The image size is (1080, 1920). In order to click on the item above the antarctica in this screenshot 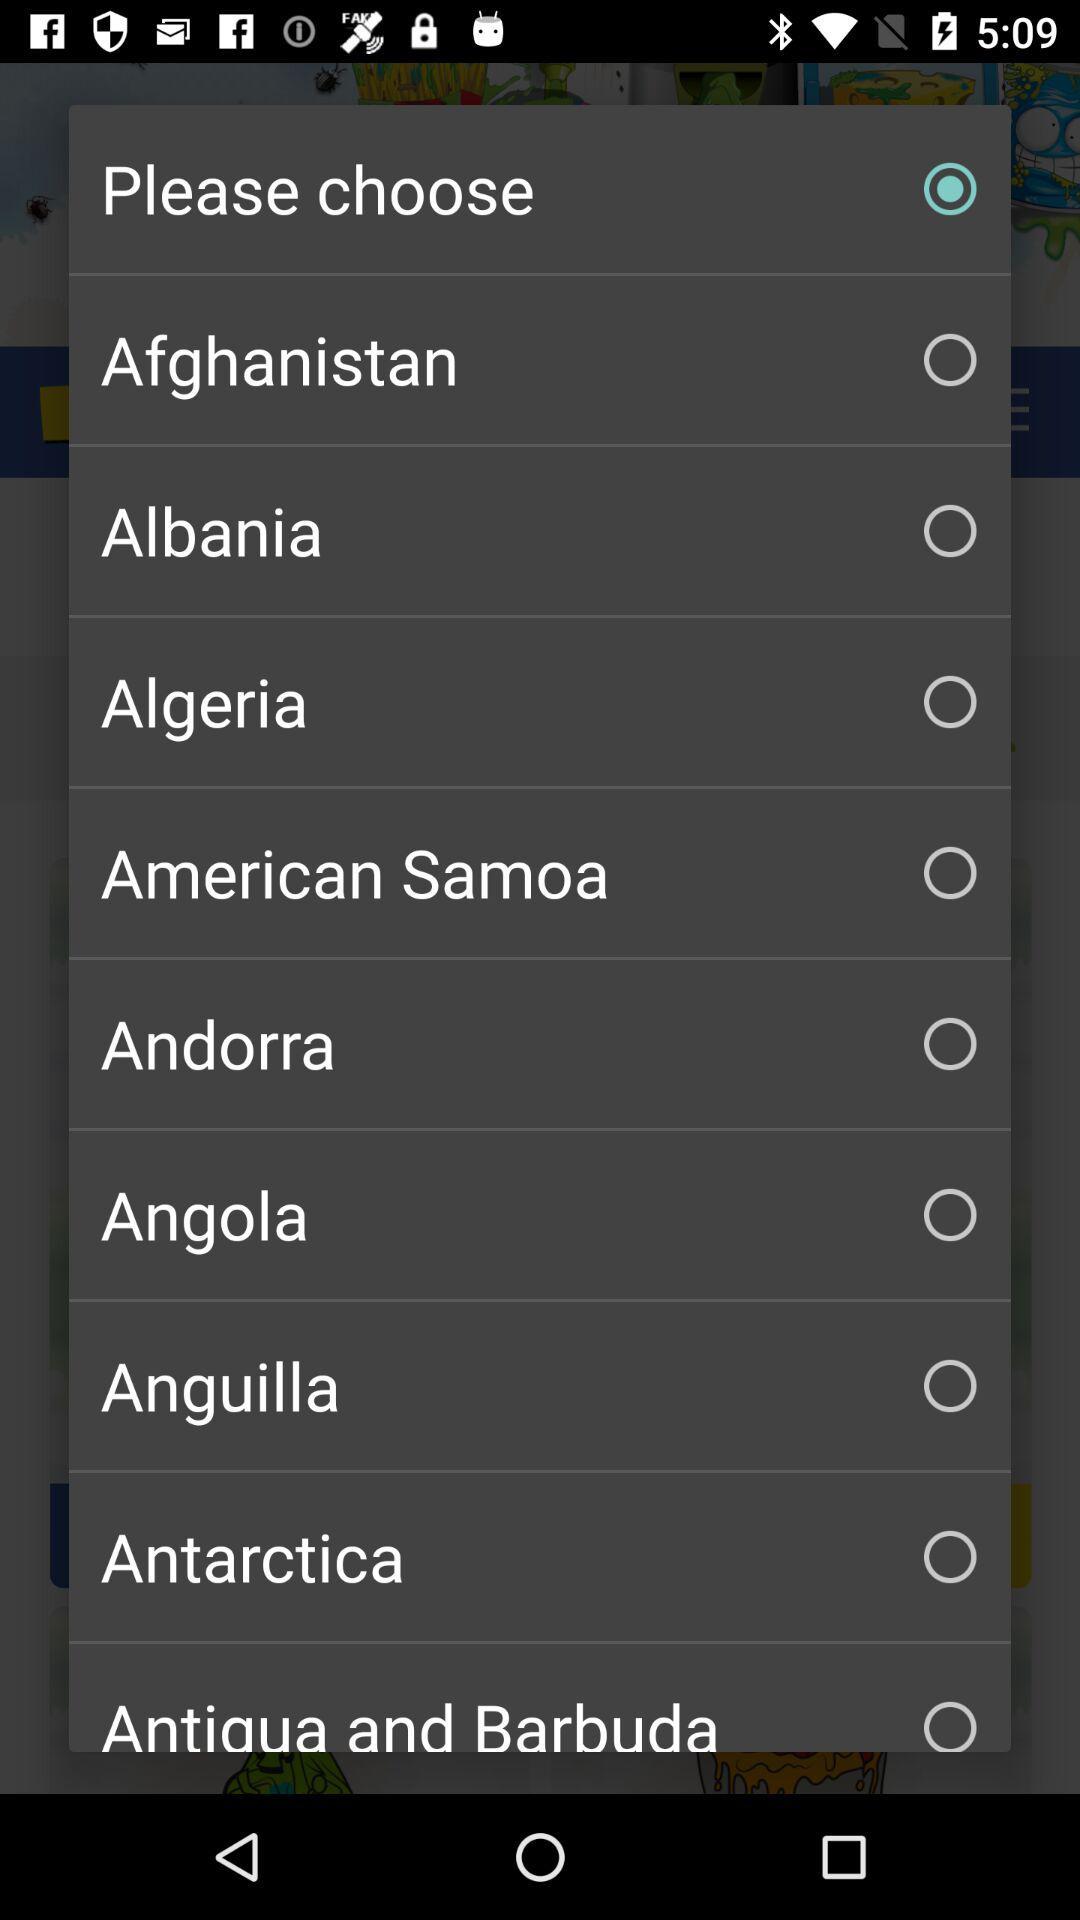, I will do `click(540, 1385)`.